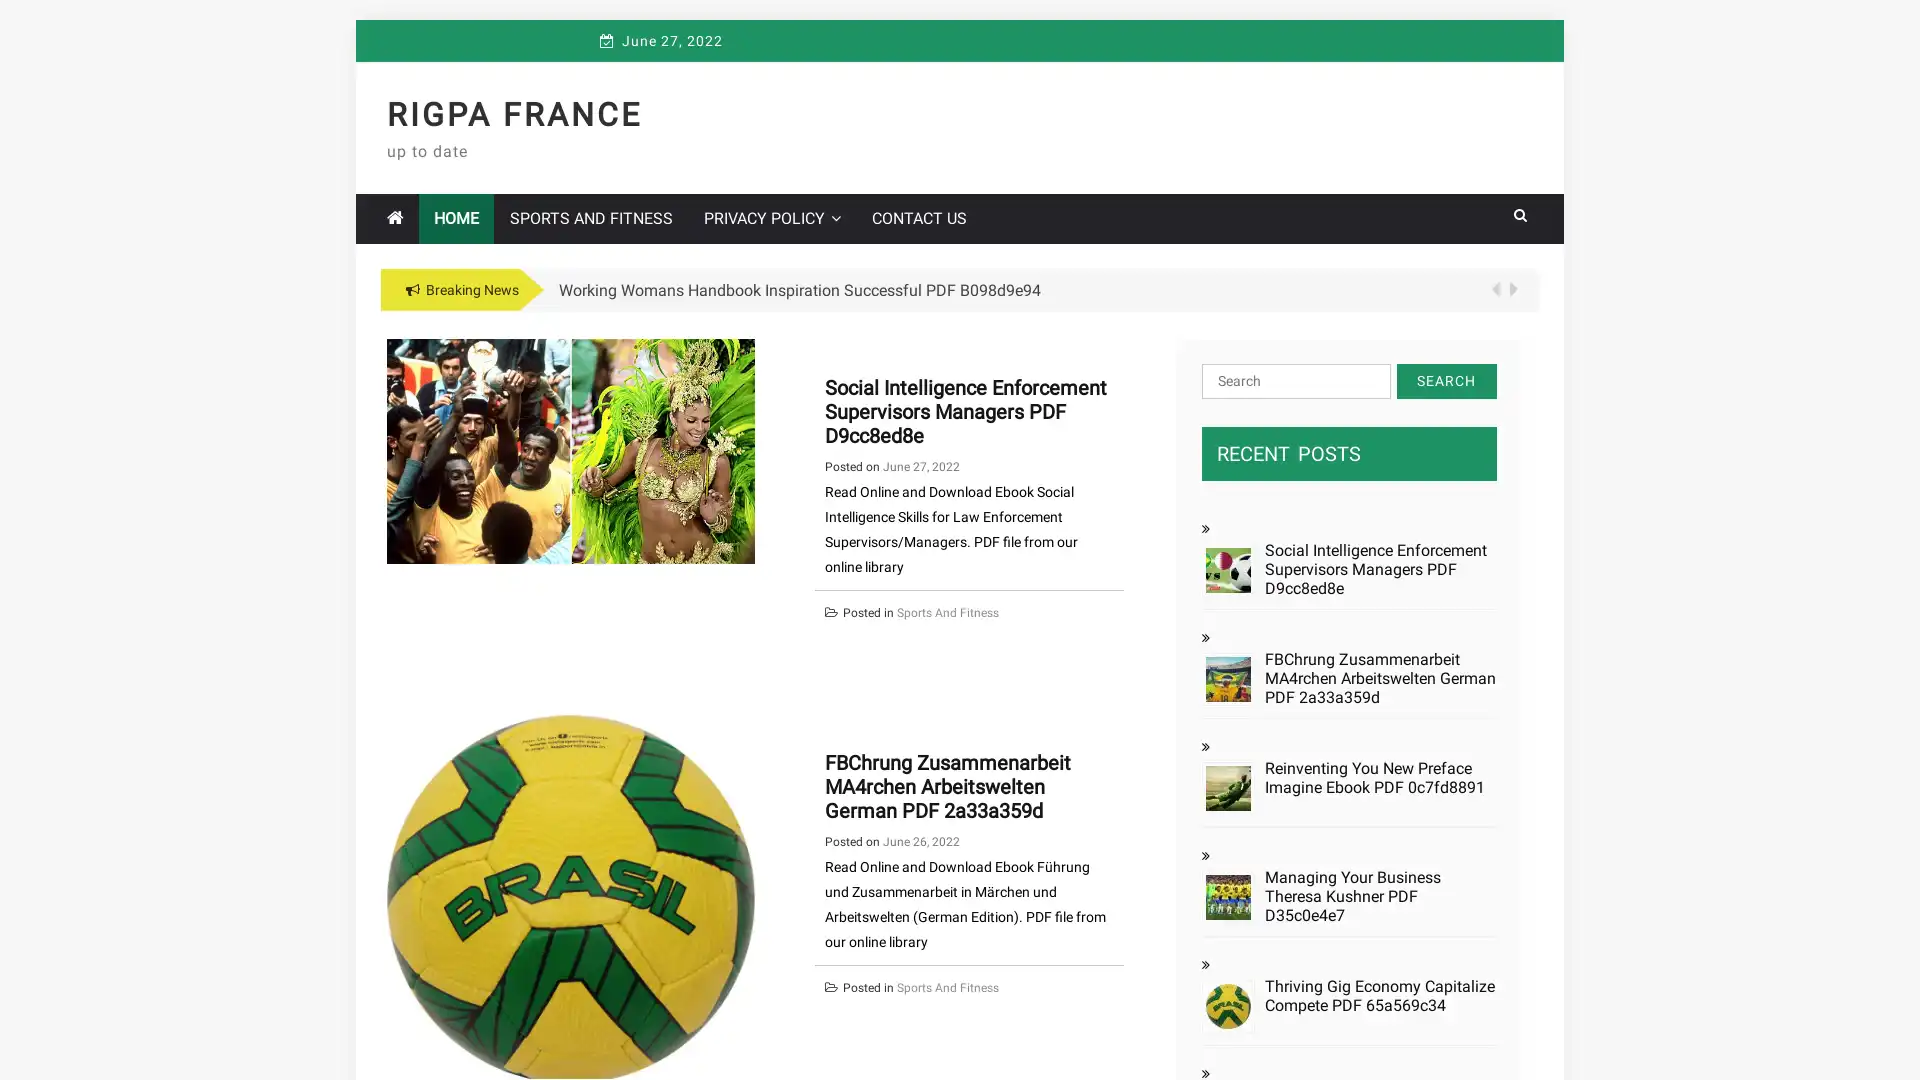 Image resolution: width=1920 pixels, height=1080 pixels. I want to click on Search, so click(1445, 380).